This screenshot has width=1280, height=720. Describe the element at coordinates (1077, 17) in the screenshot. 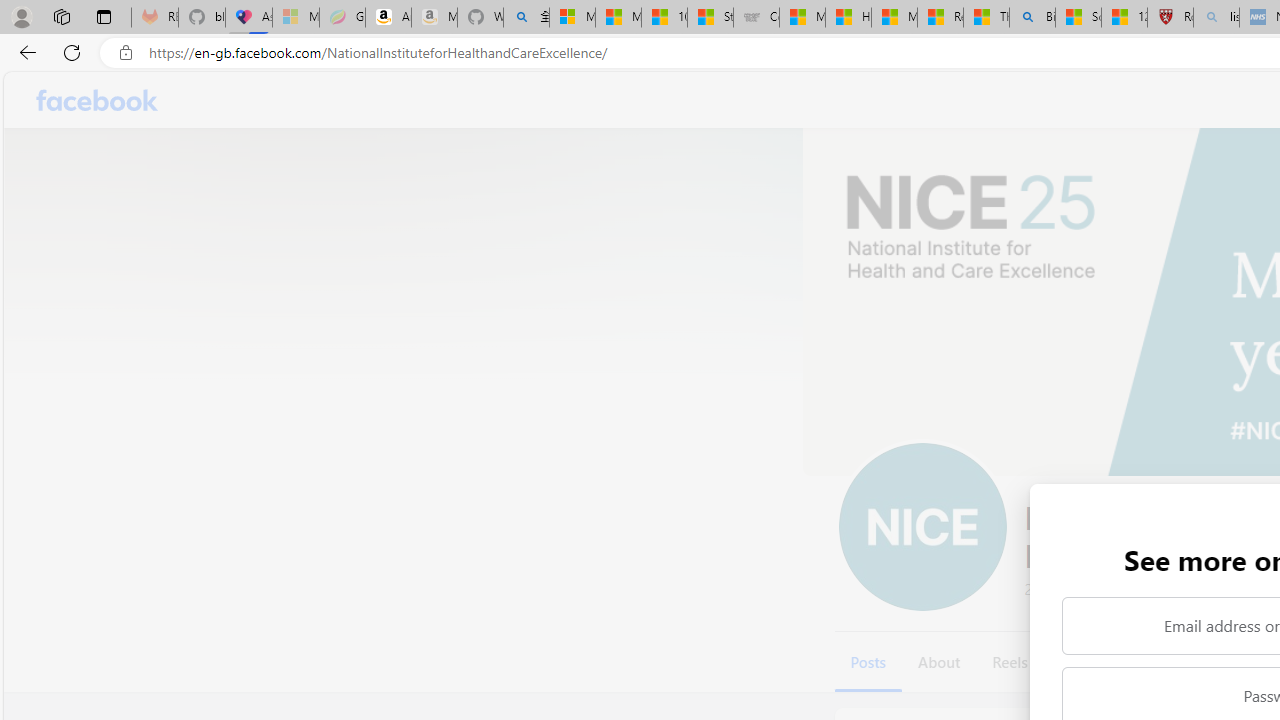

I see `'Science - MSN'` at that location.